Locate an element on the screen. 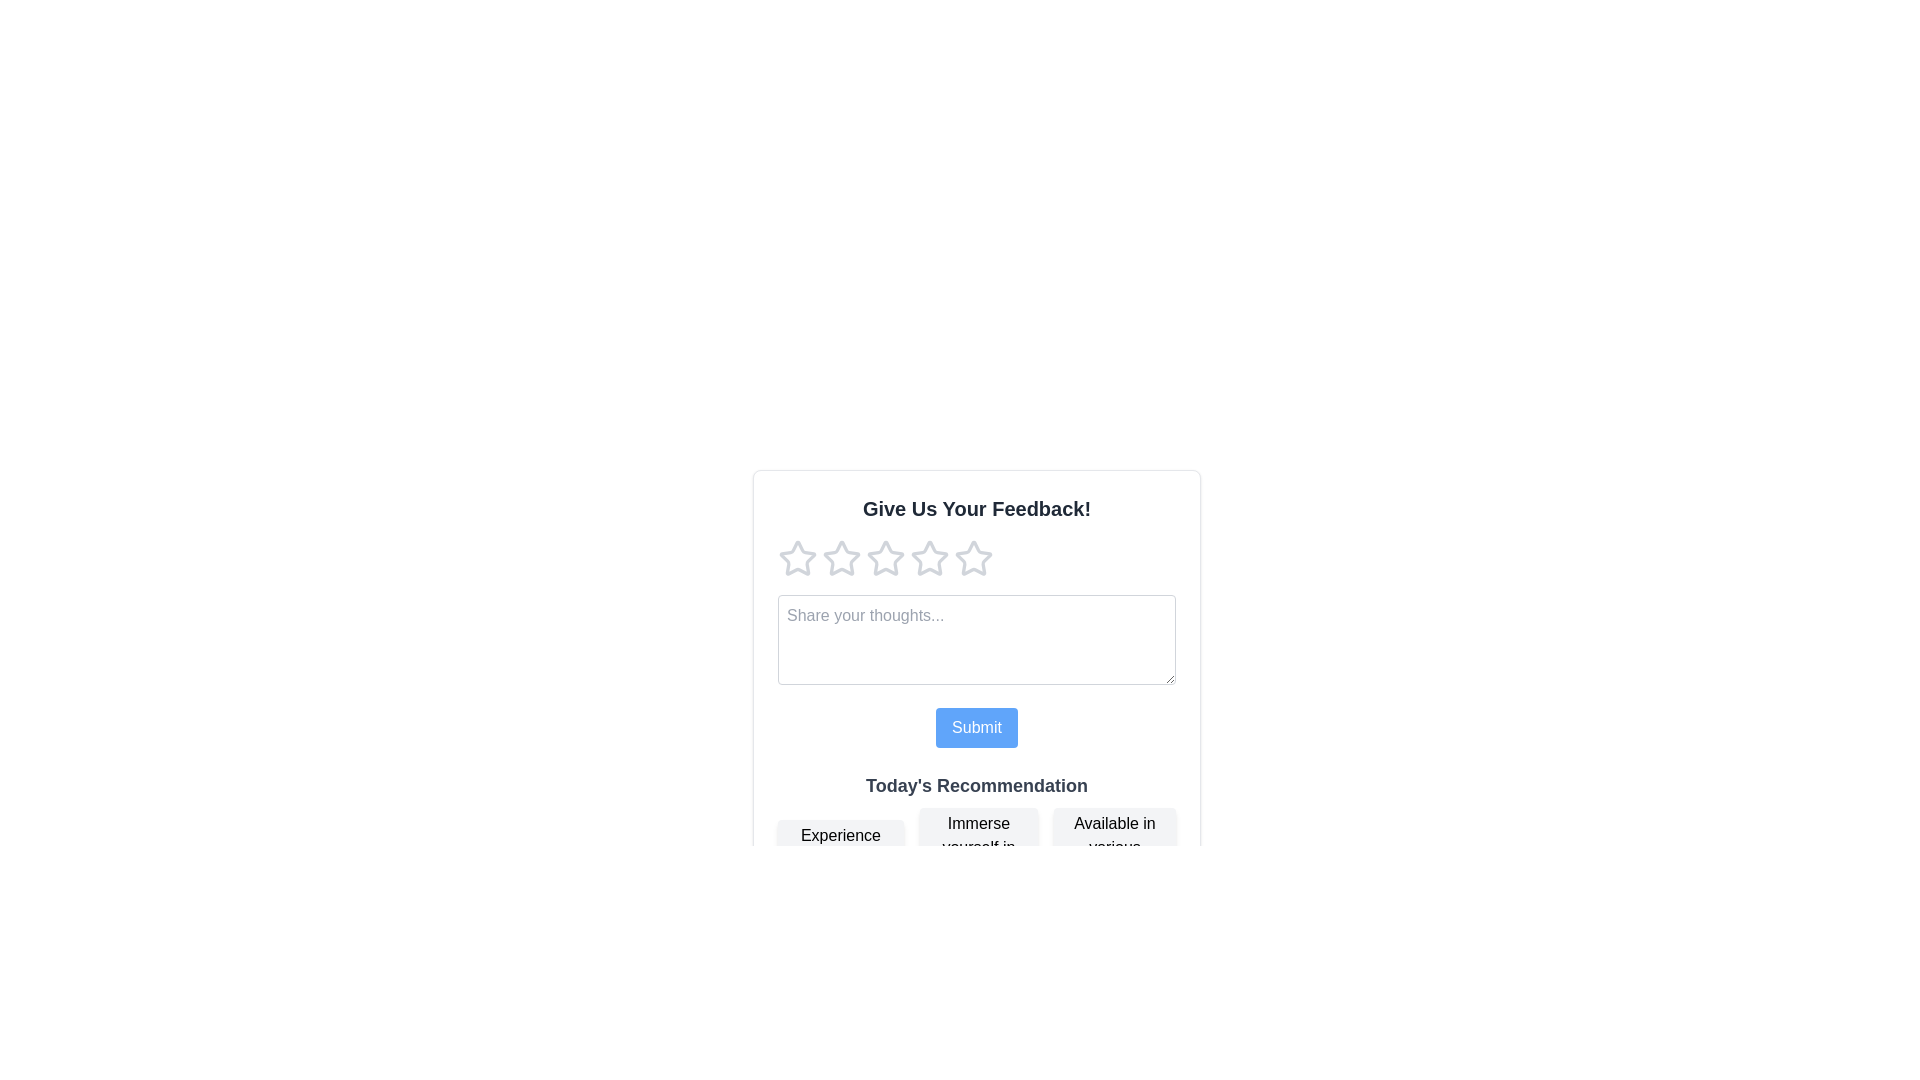 The width and height of the screenshot is (1920, 1080). the second rating star in the feedback form is located at coordinates (885, 558).